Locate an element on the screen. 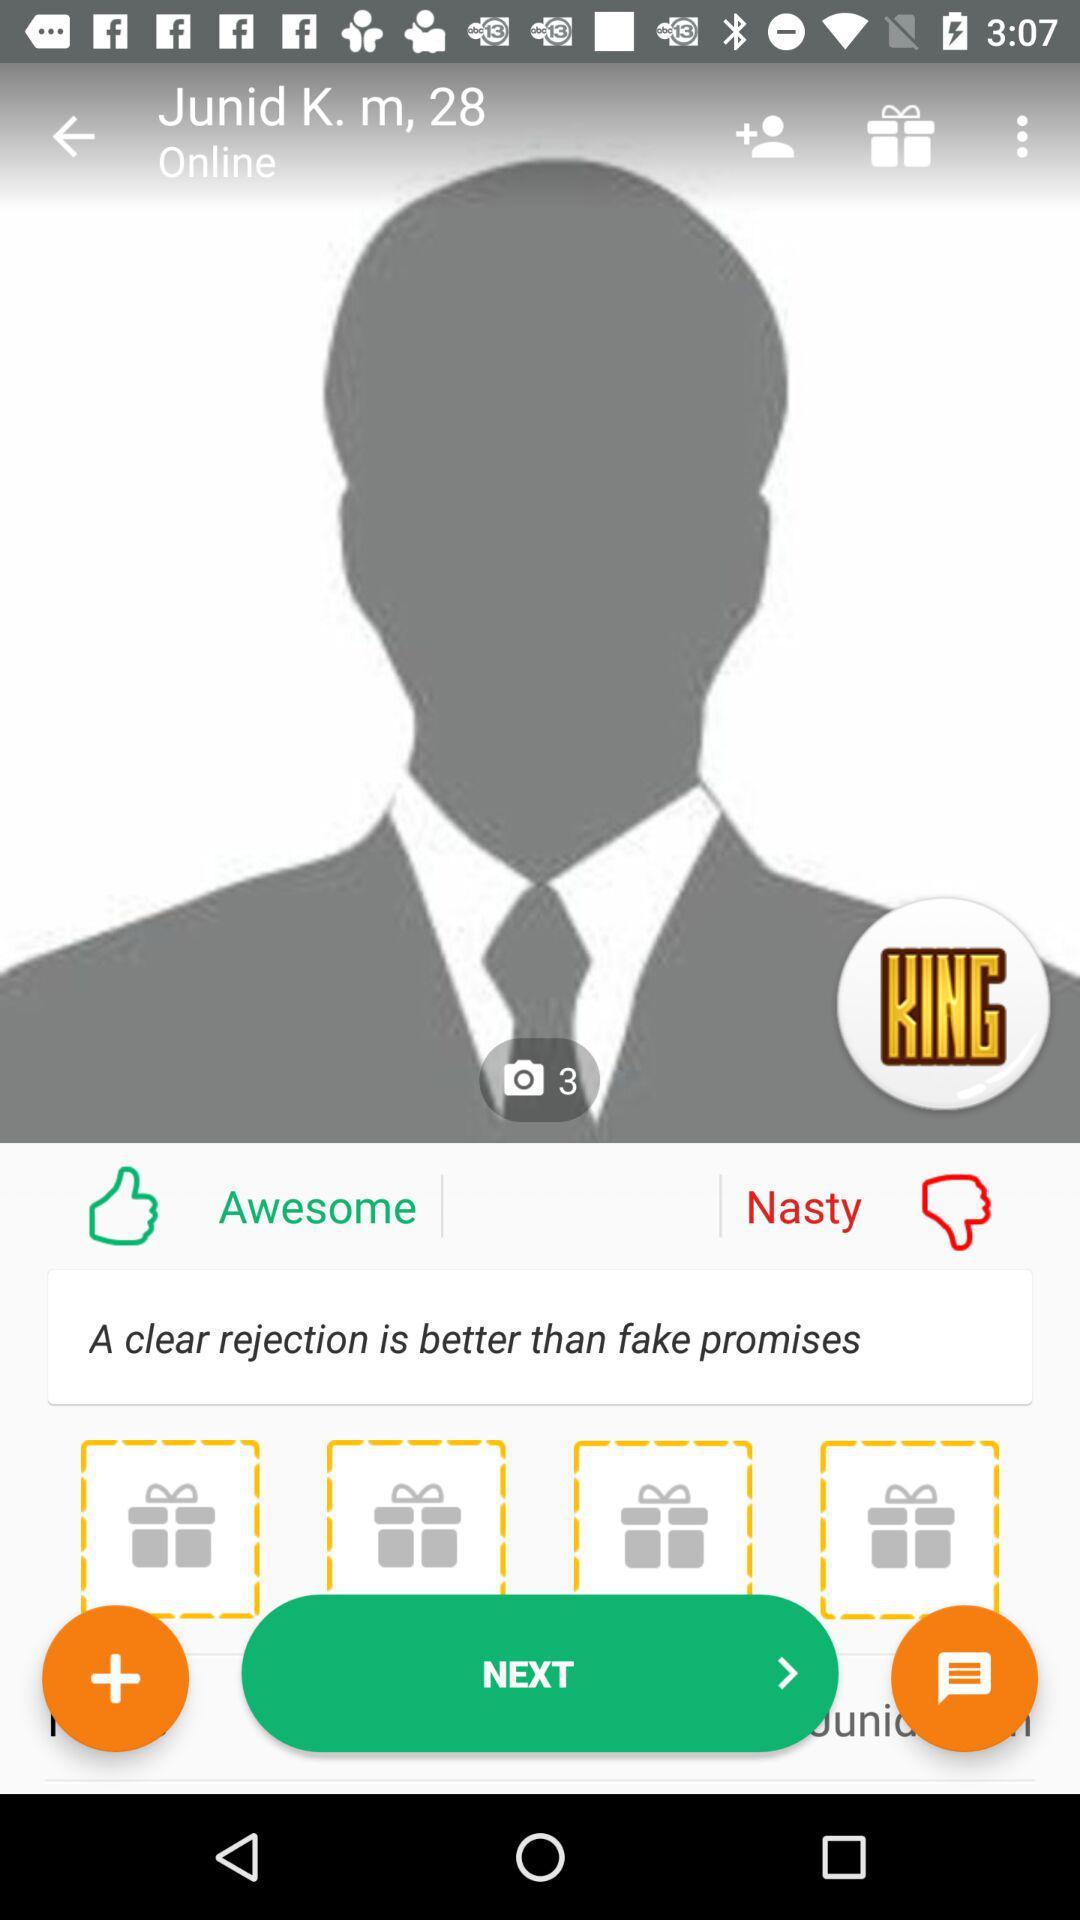 The height and width of the screenshot is (1920, 1080). the 3 item is located at coordinates (538, 1079).